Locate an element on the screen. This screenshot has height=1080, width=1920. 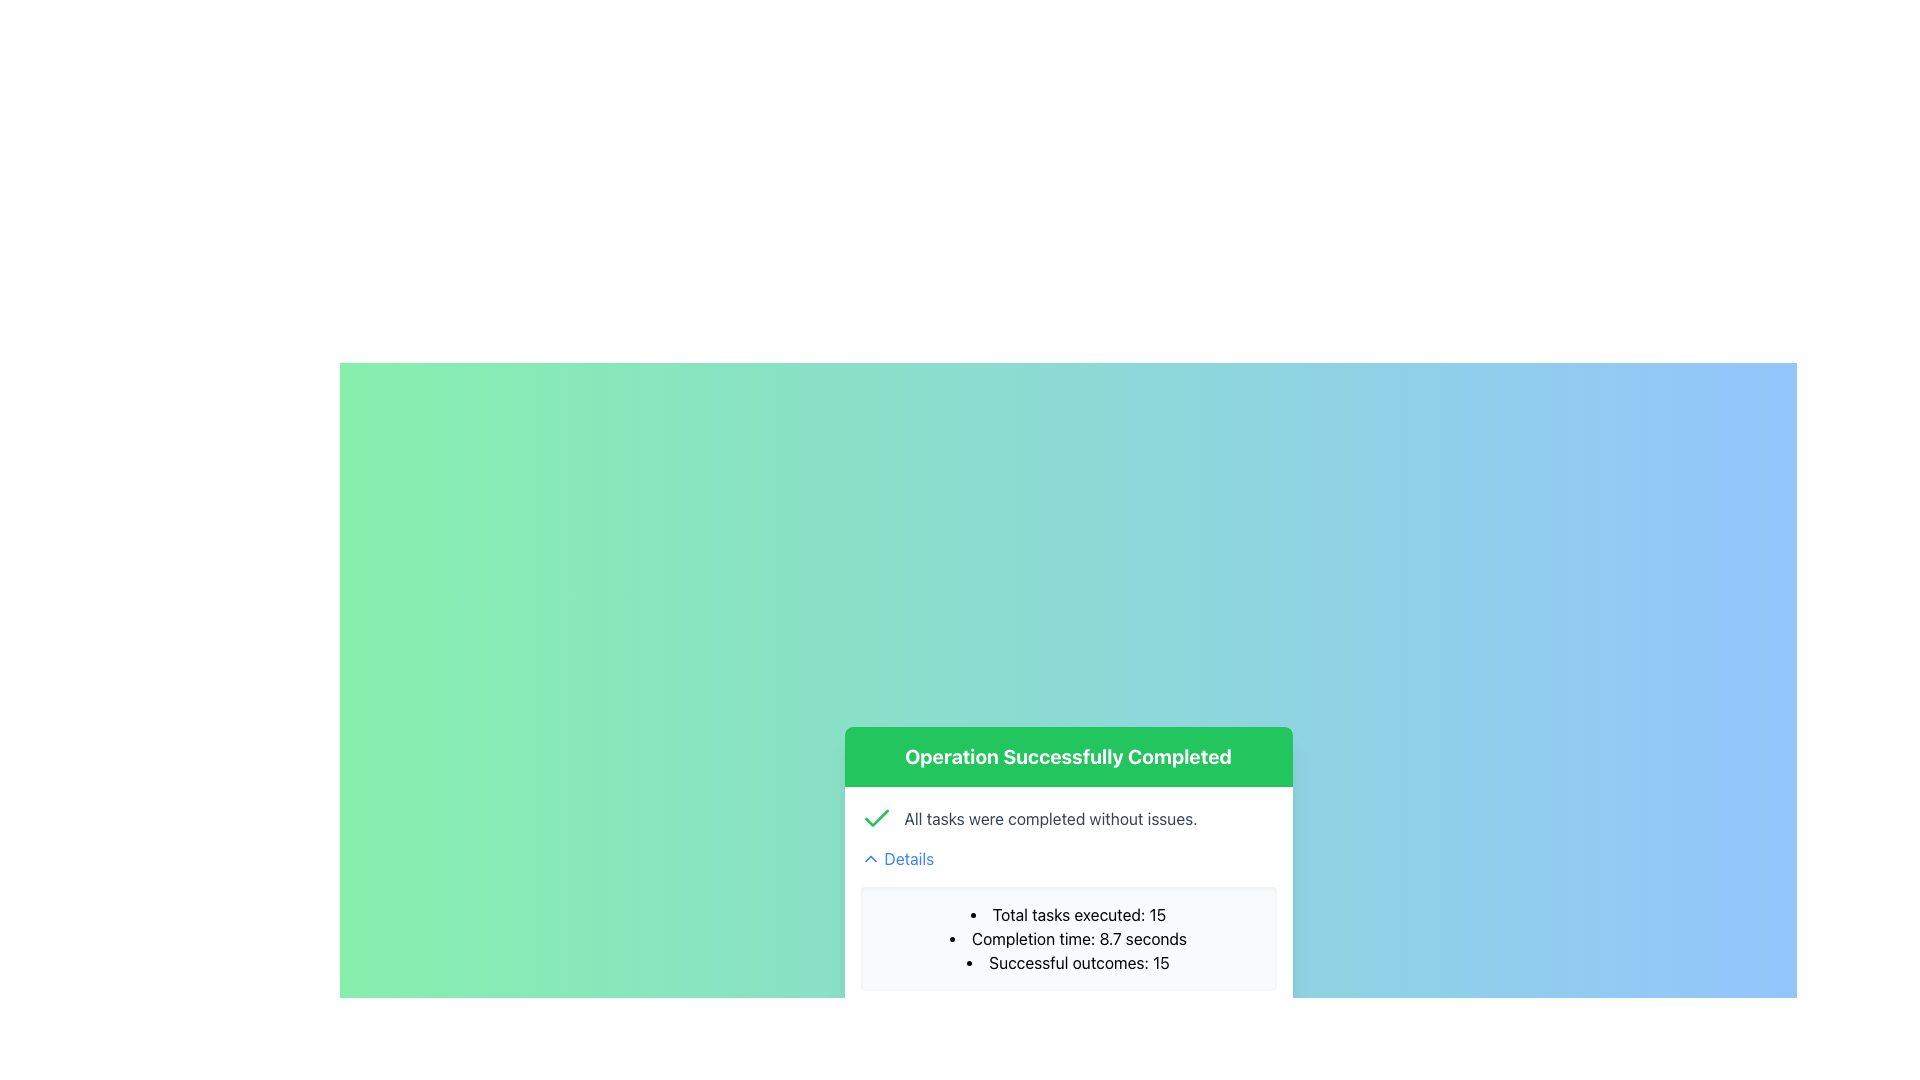
the static text displaying the count of total tasks executed, located under the header 'Operation Successfully Completed' is located at coordinates (1067, 914).